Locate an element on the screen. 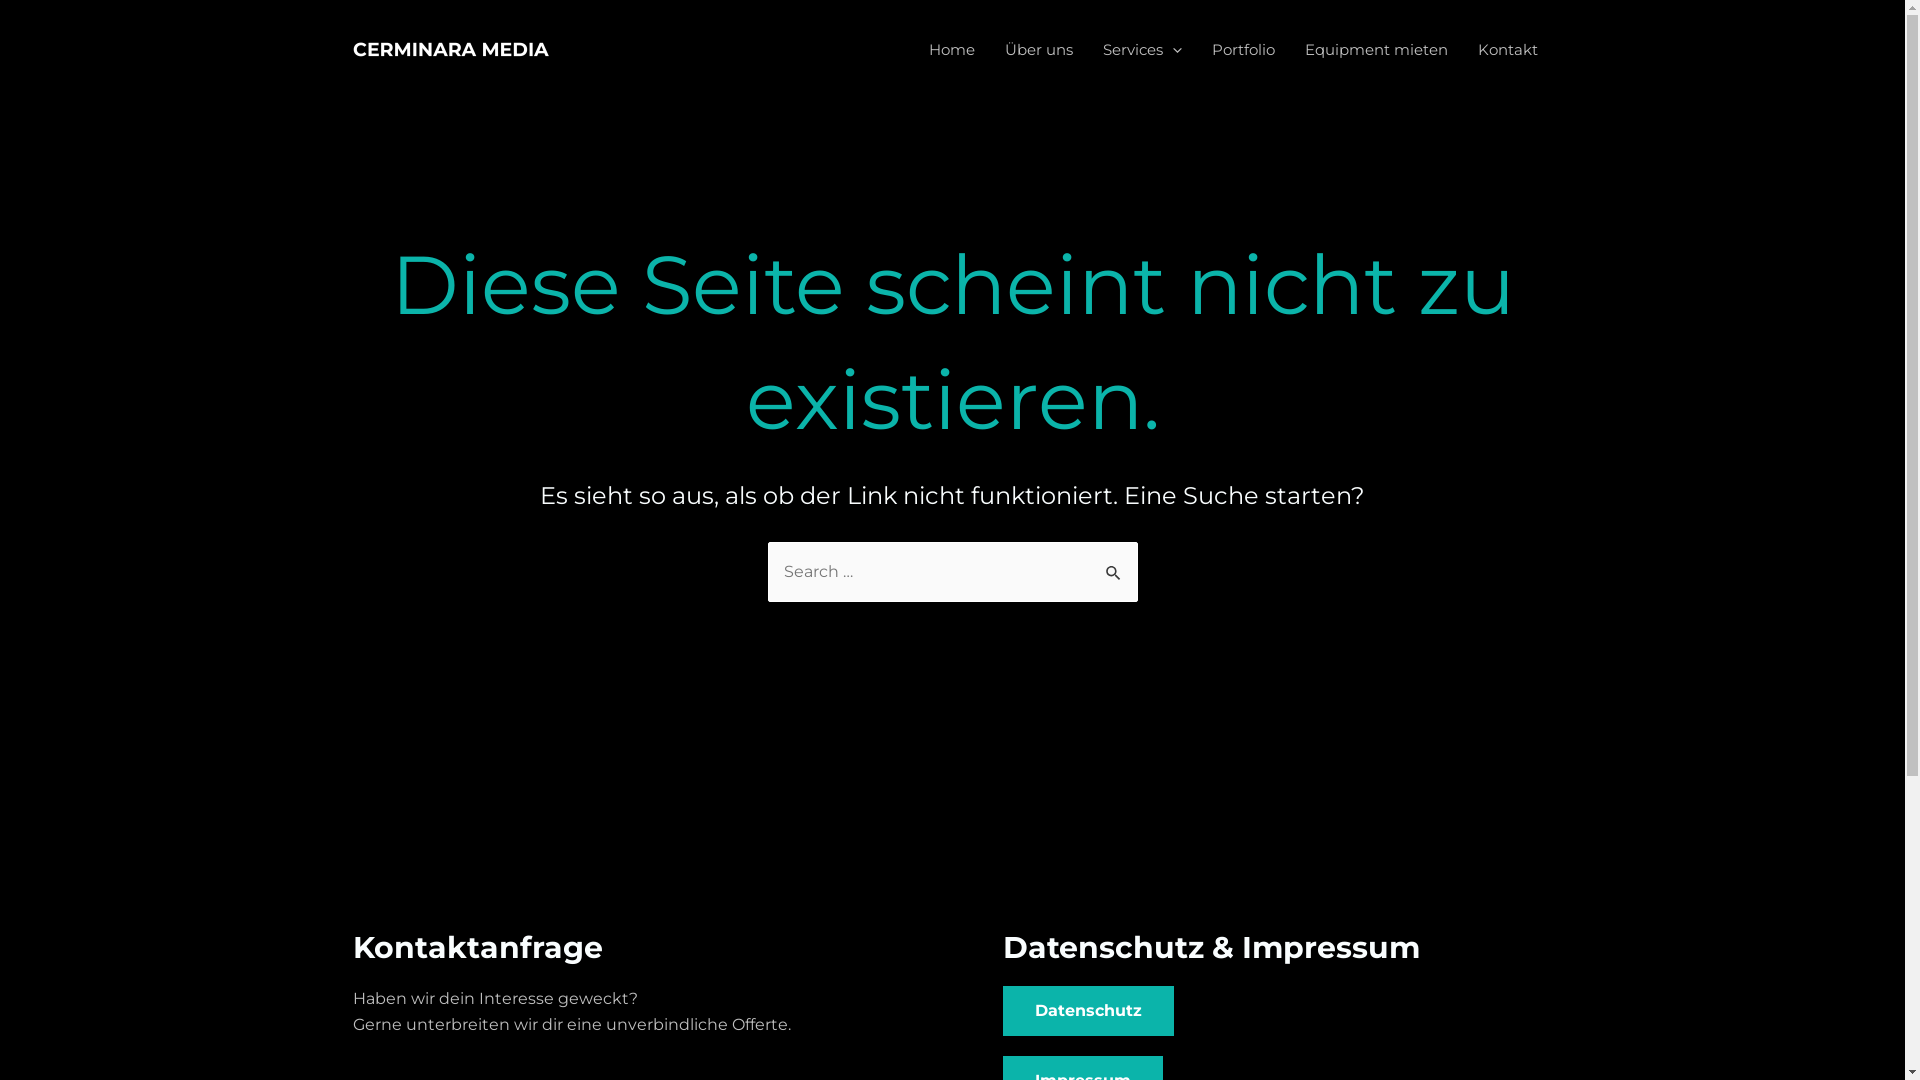 This screenshot has height=1080, width=1920. 'Datenschutz' is located at coordinates (1086, 1010).